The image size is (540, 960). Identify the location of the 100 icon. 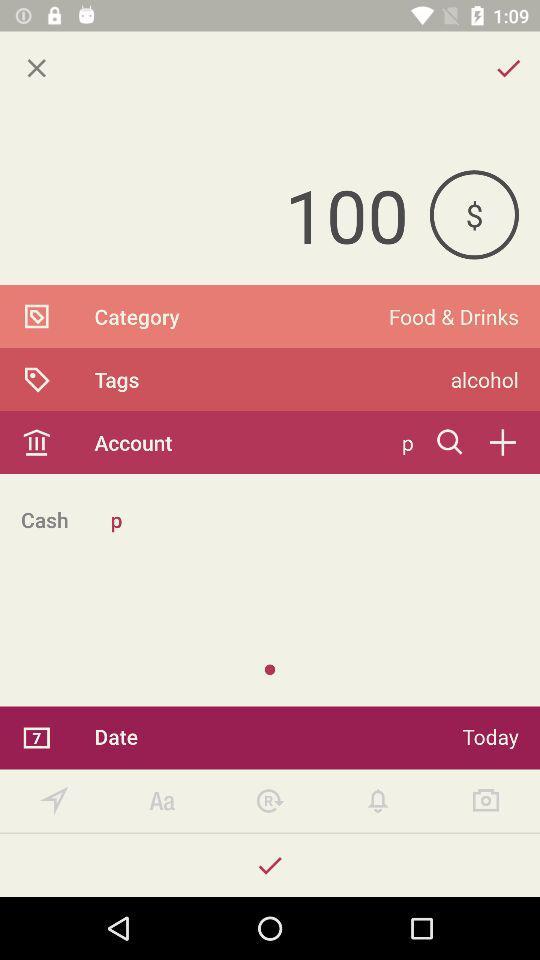
(213, 214).